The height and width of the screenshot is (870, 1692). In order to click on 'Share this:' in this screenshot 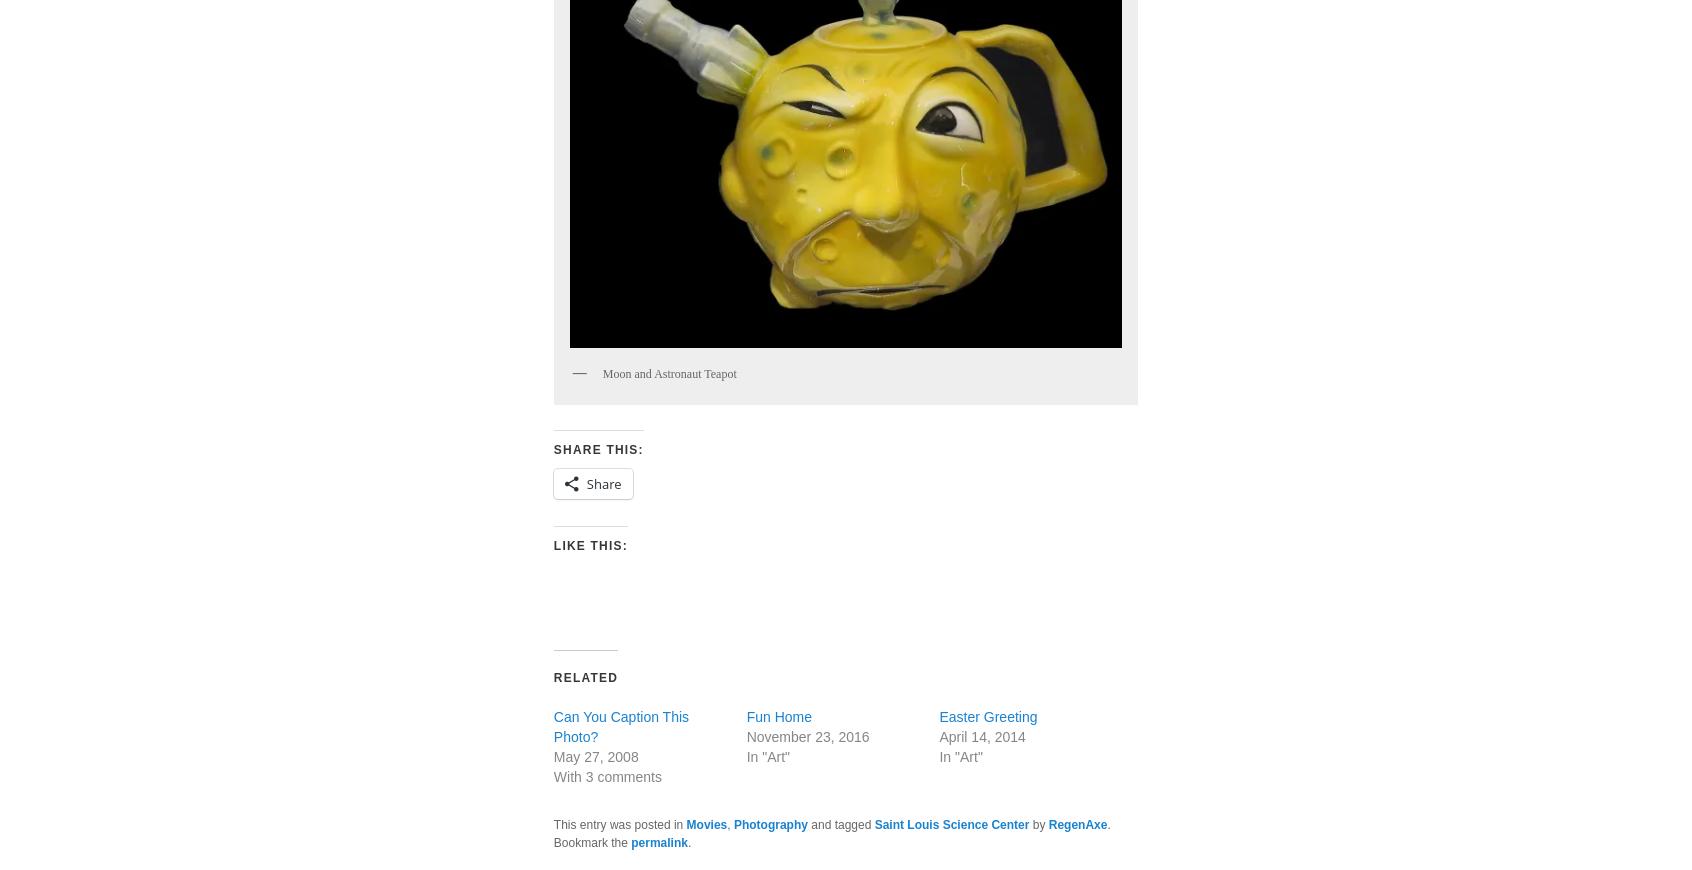, I will do `click(596, 448)`.